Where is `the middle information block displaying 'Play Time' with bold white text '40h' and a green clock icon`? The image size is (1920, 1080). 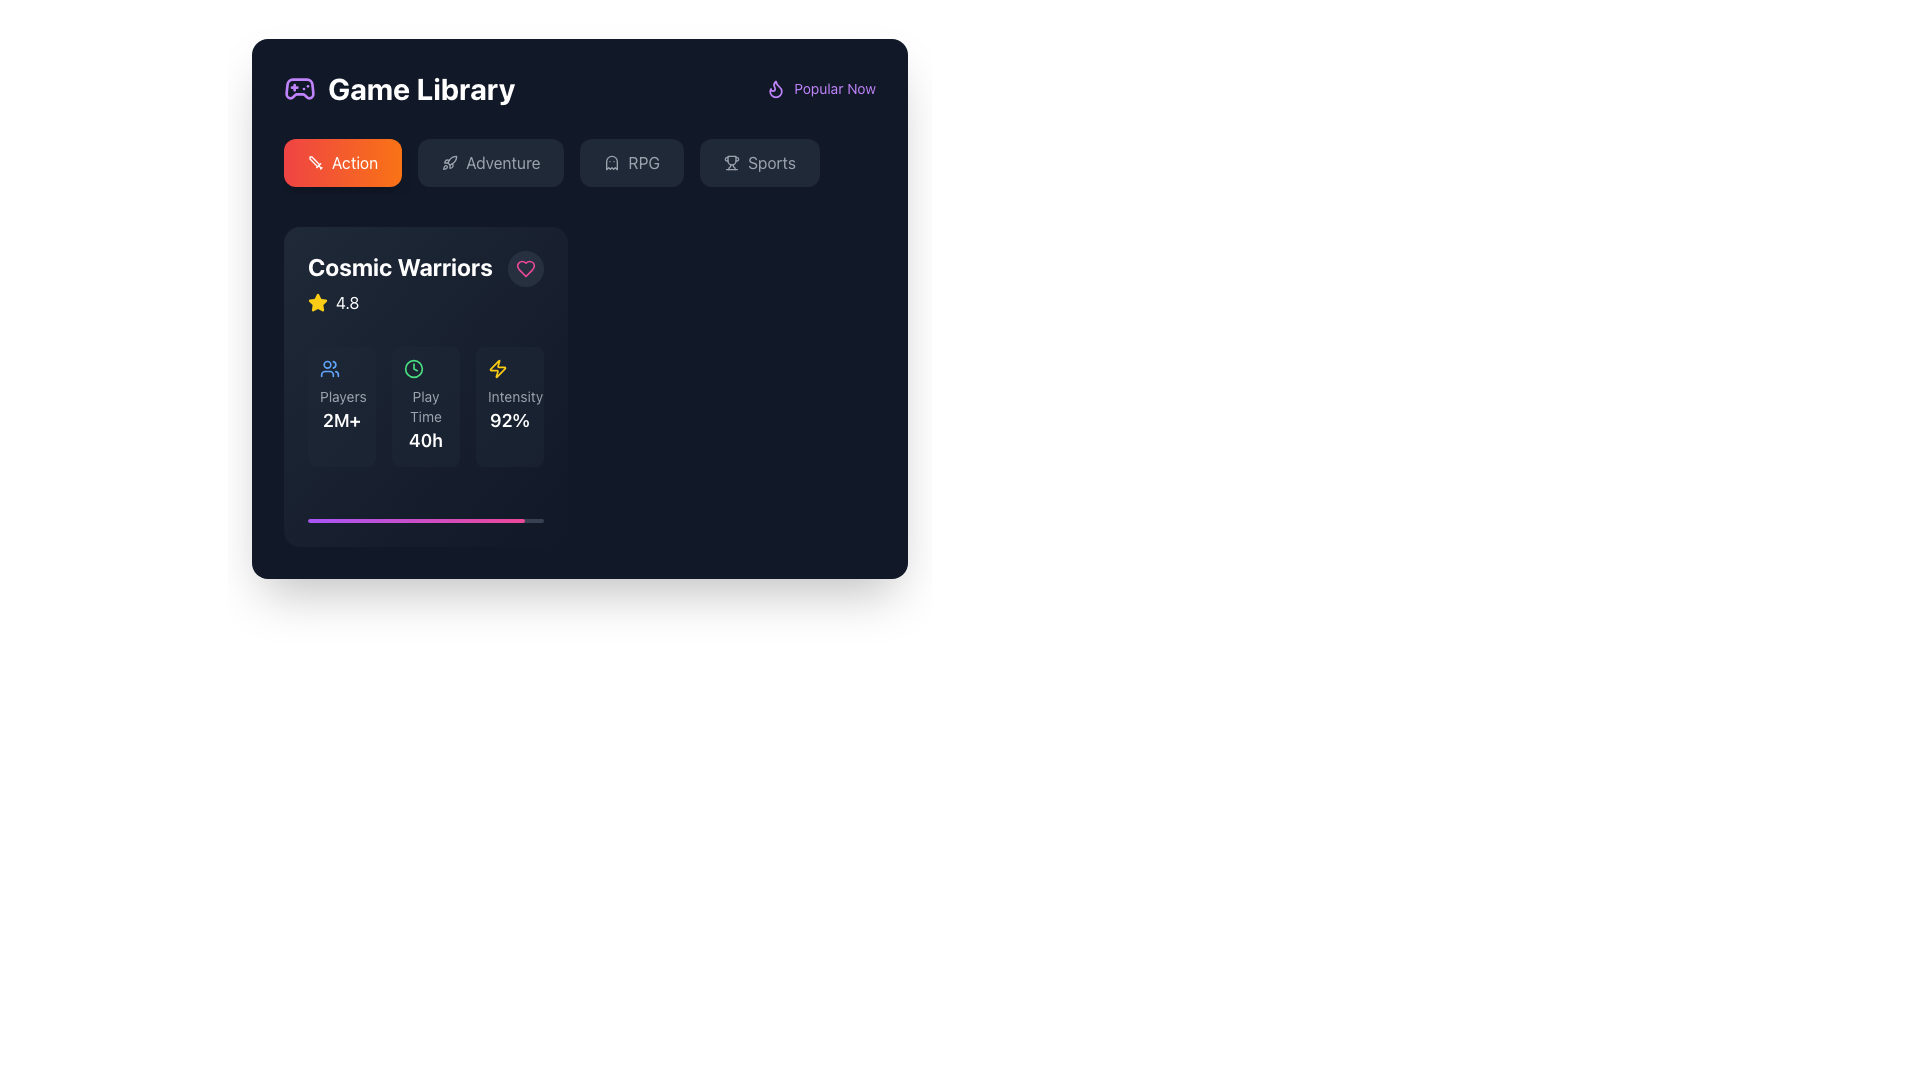 the middle information block displaying 'Play Time' with bold white text '40h' and a green clock icon is located at coordinates (425, 406).